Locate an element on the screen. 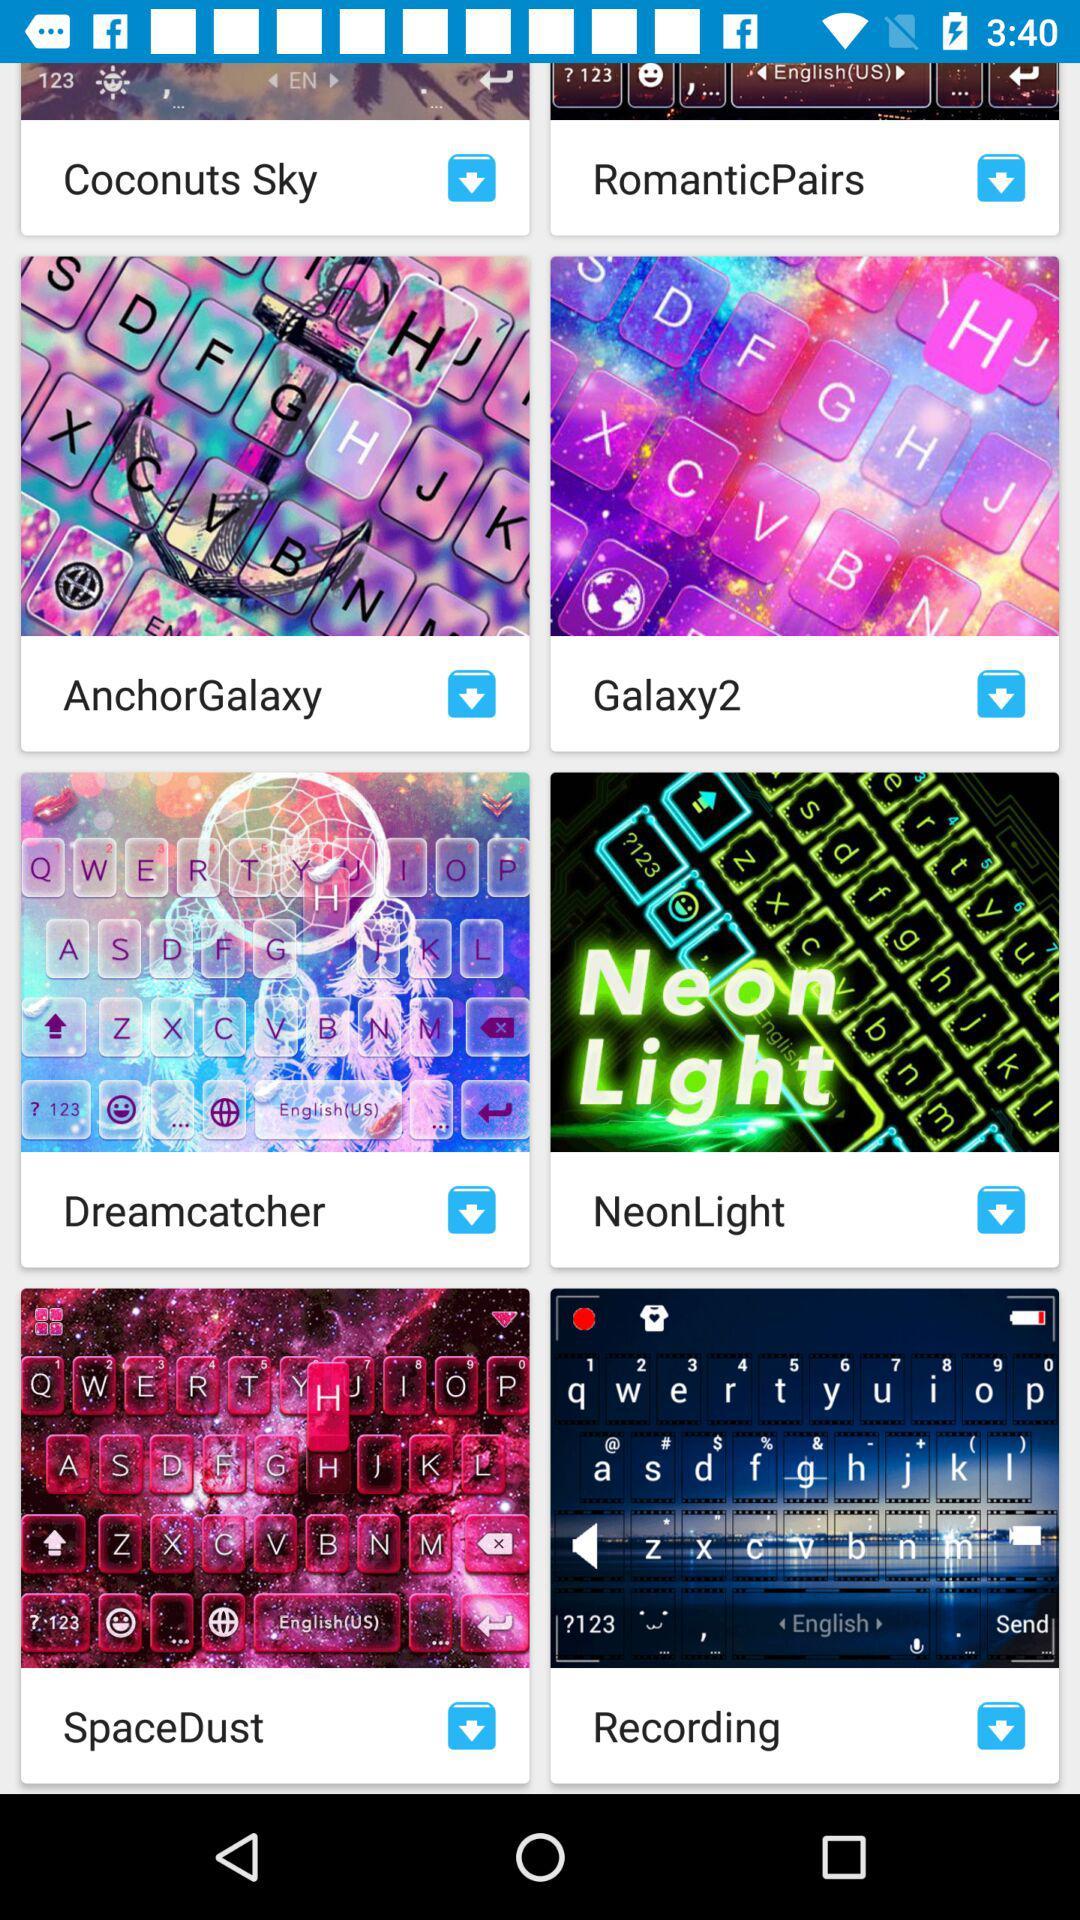 This screenshot has height=1920, width=1080. download neonlight keys is located at coordinates (1001, 1208).